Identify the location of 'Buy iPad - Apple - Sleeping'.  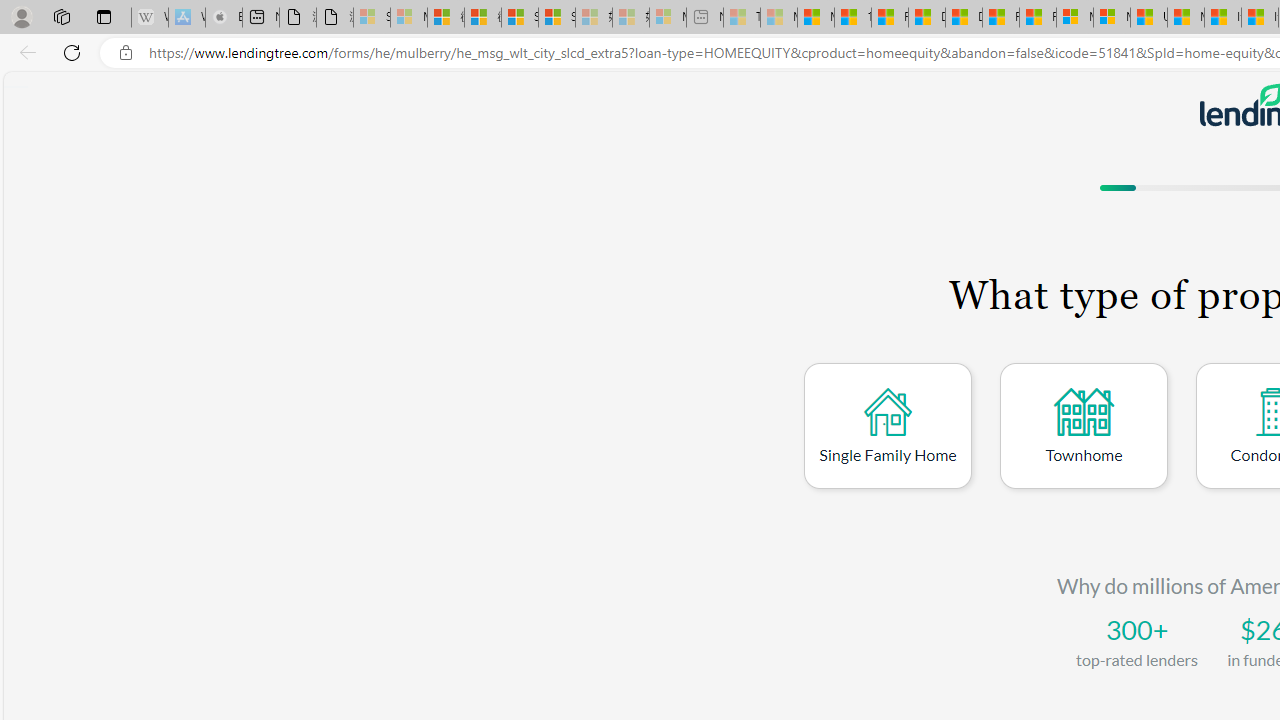
(224, 17).